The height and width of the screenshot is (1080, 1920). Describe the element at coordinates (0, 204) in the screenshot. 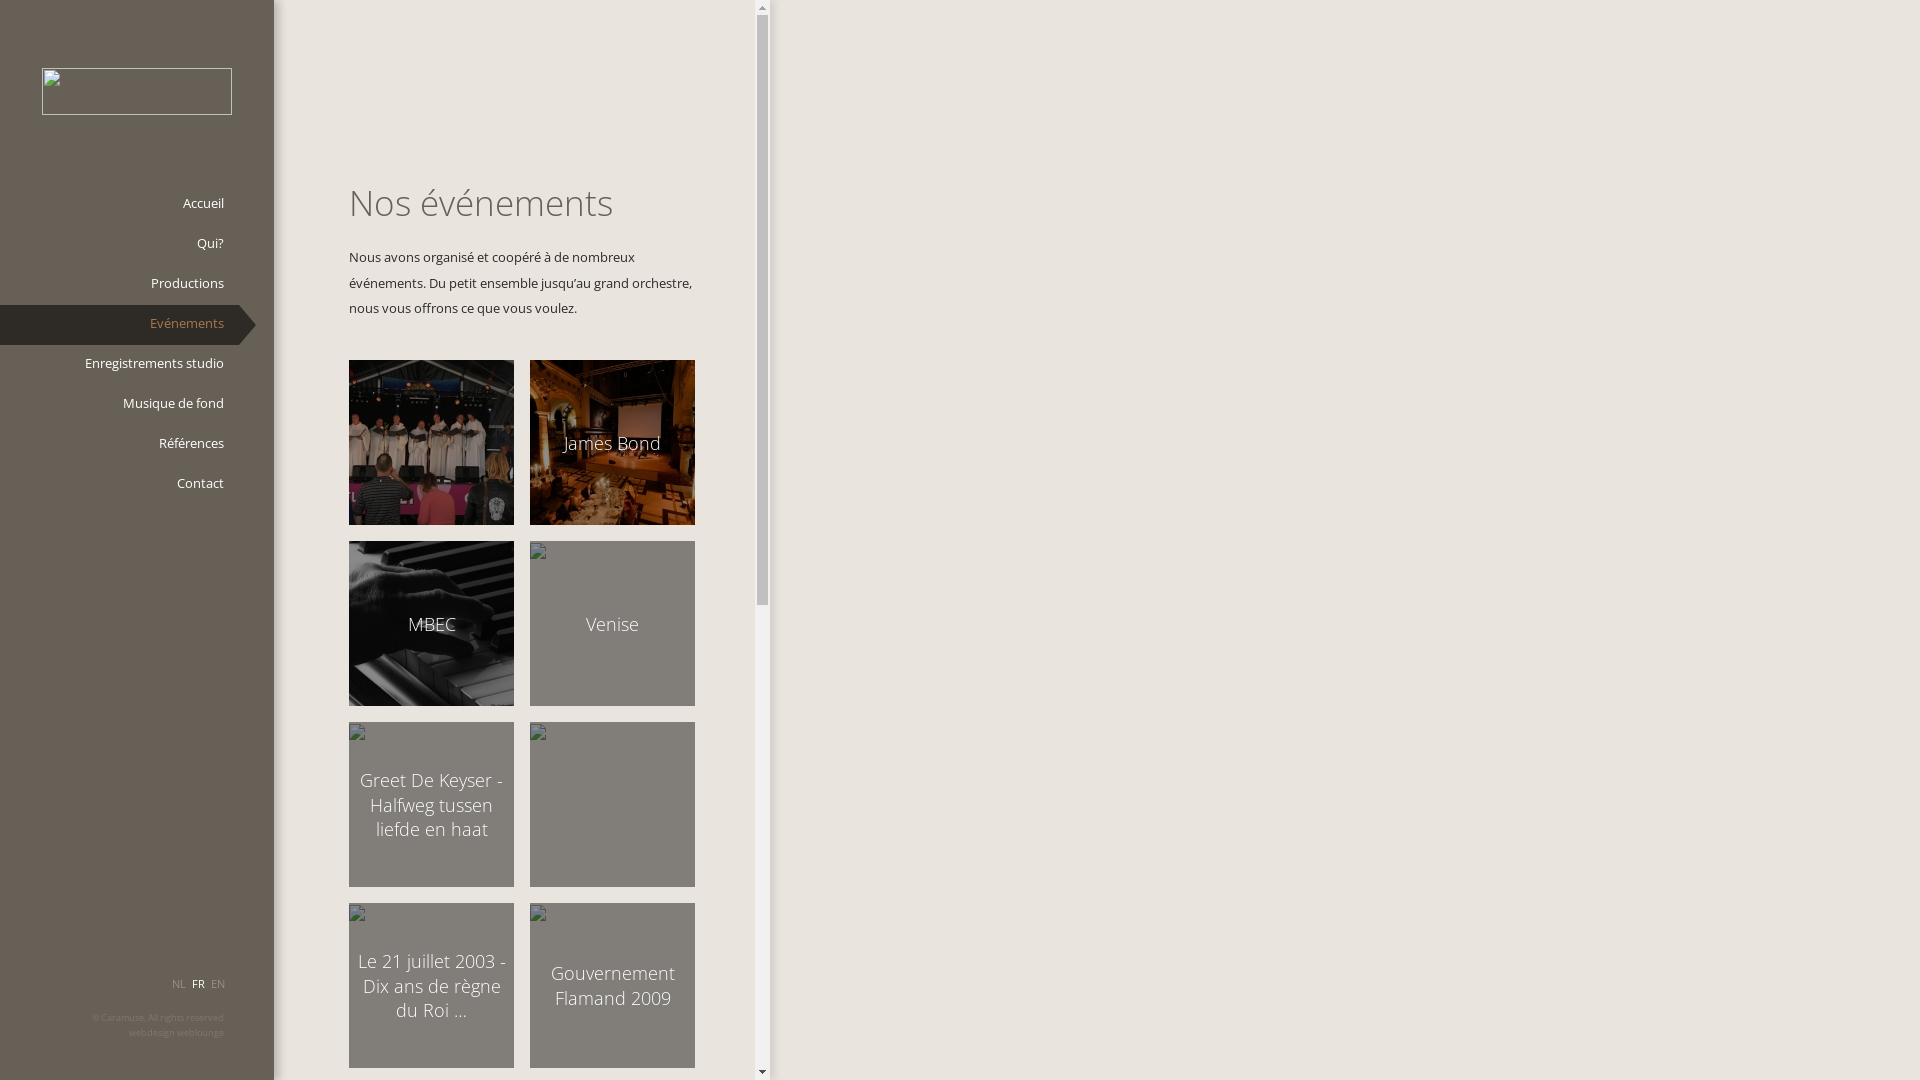

I see `'Accueil'` at that location.